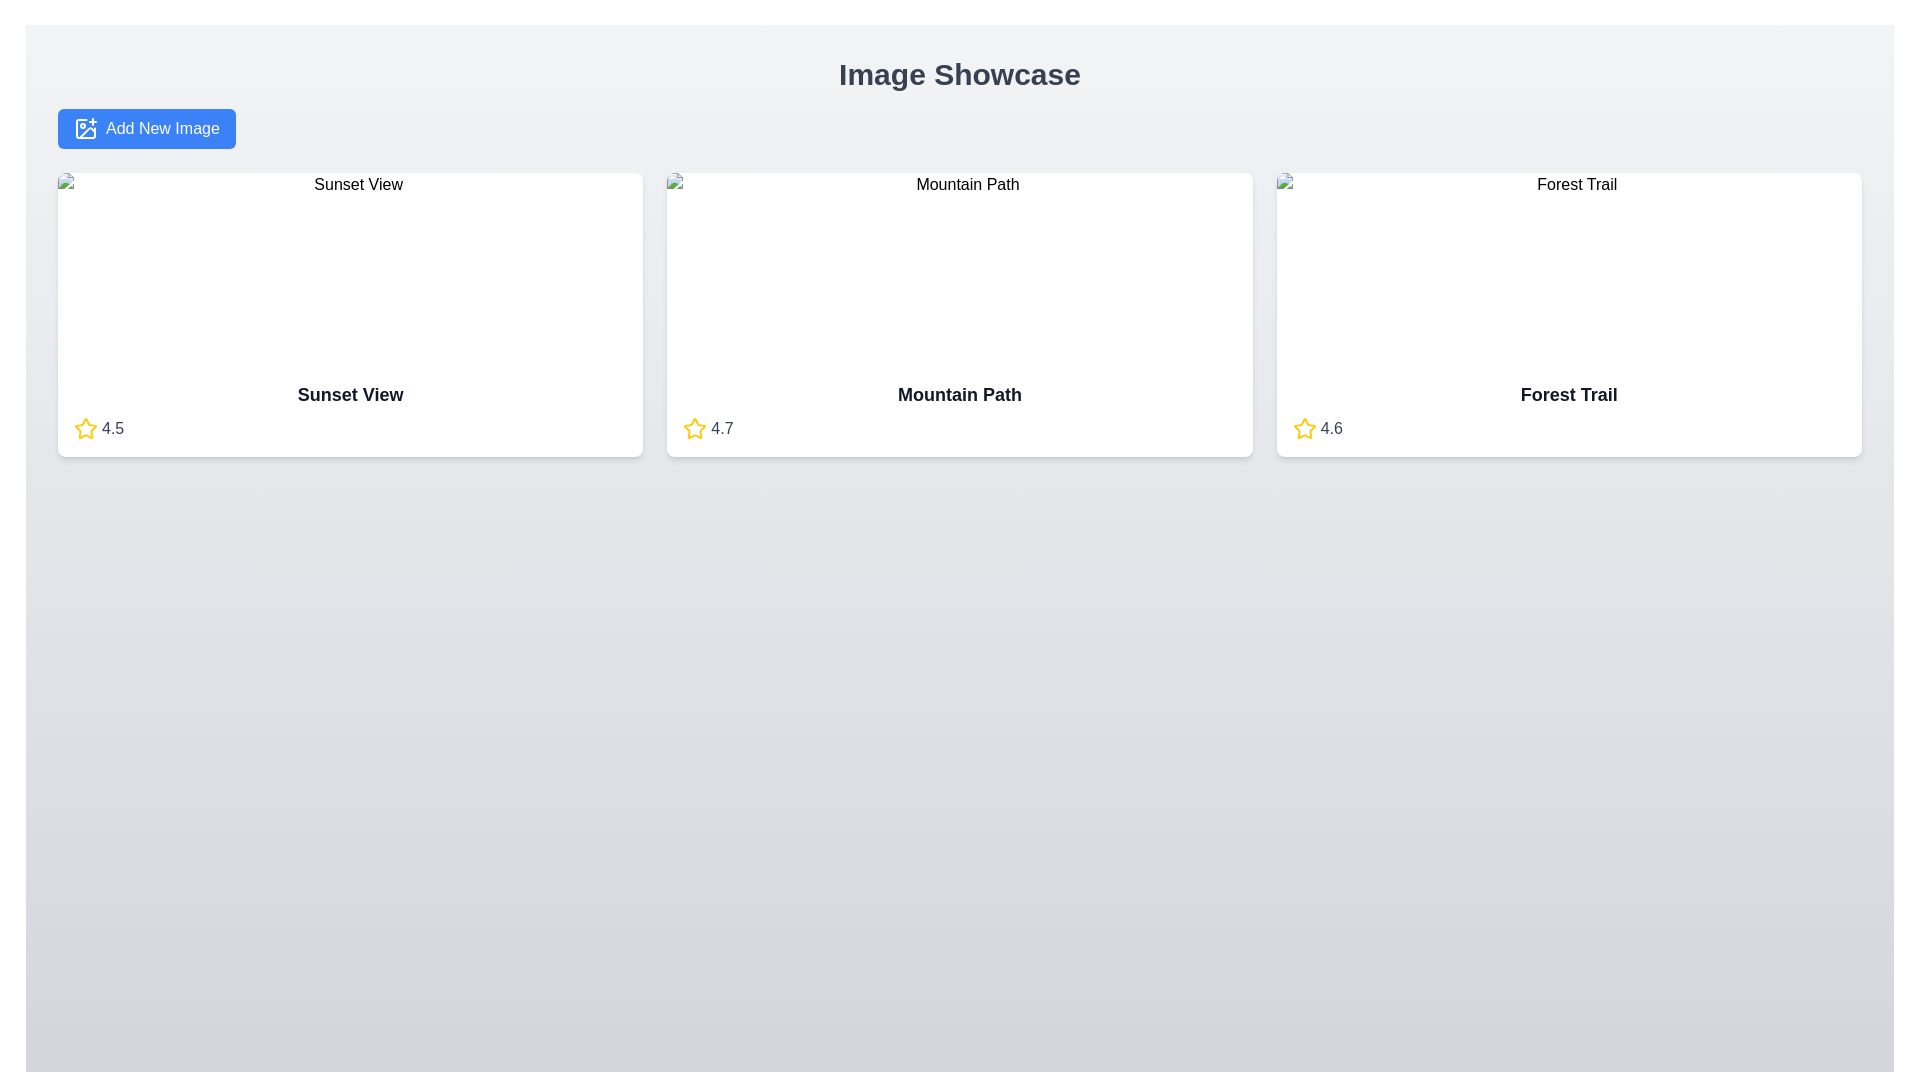  I want to click on numerical content displayed in the Text label for the 'Forest Trail' card, which shows the rating value and is located in the lower left area adjacent to a yellow star icon, so click(1331, 427).